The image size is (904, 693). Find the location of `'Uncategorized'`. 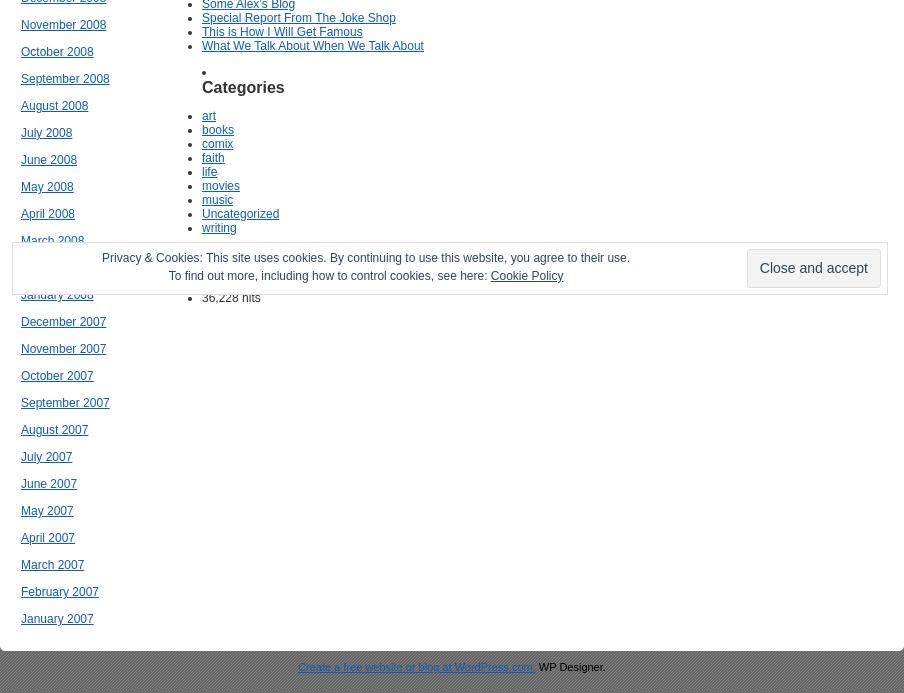

'Uncategorized' is located at coordinates (239, 213).